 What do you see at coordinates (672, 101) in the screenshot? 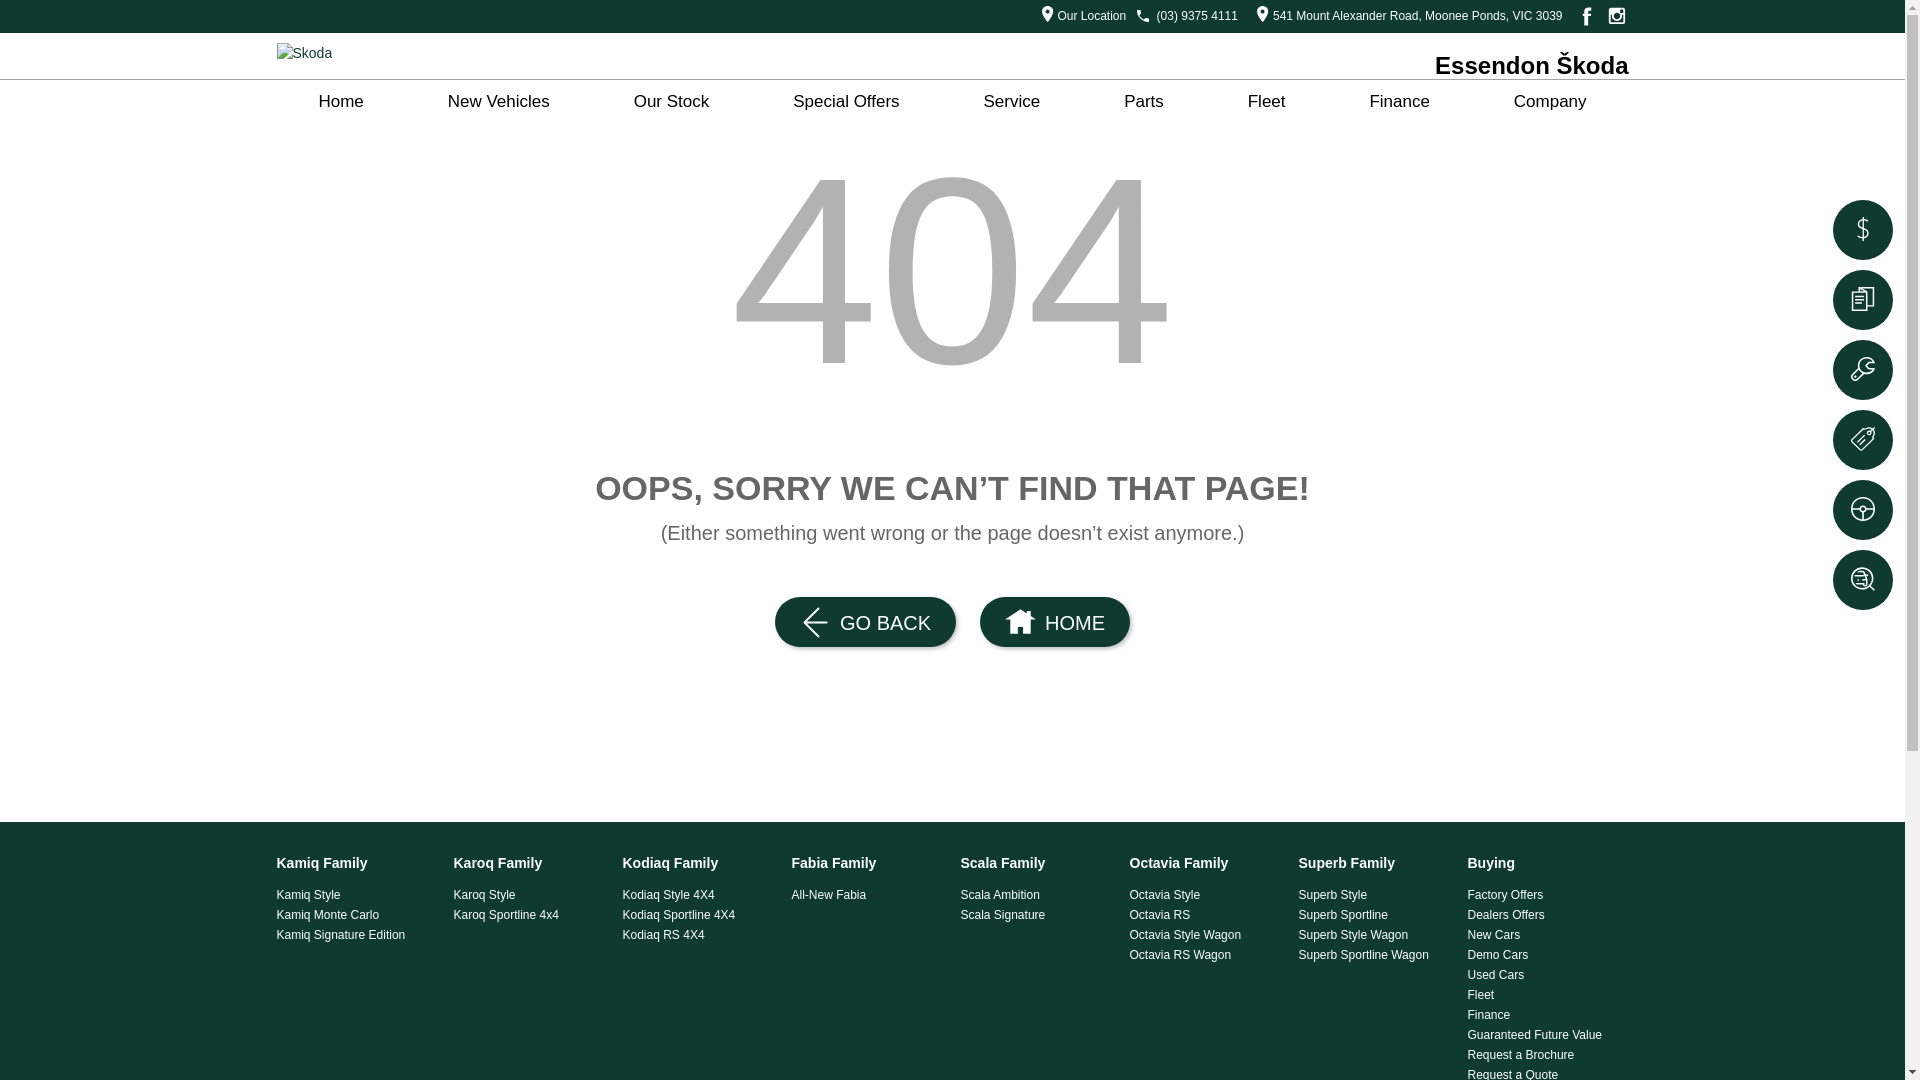
I see `'Our Stock'` at bounding box center [672, 101].